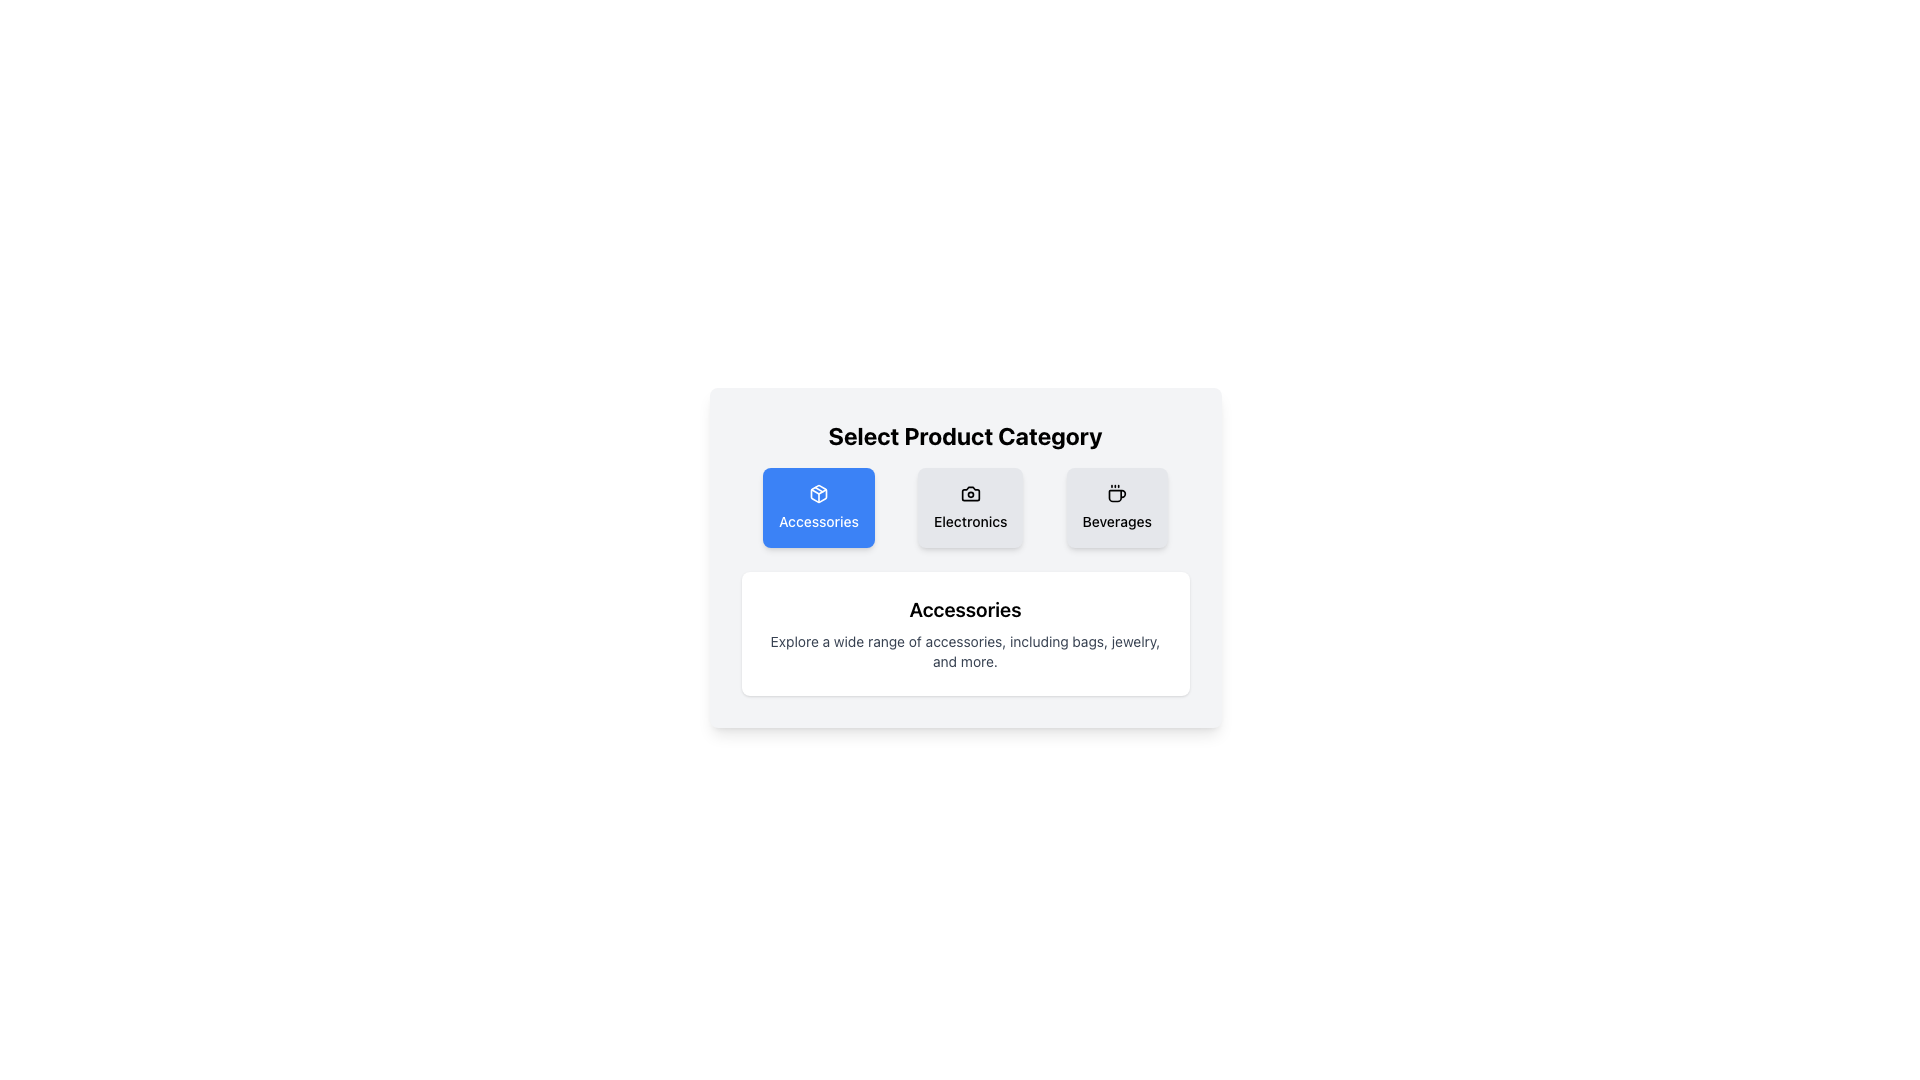 The width and height of the screenshot is (1920, 1080). I want to click on the informational text block about accessories, which includes a header styled in bold and larger font, located at the center-bottom of the card-like layout beneath the 'Accessories' button, so click(965, 633).